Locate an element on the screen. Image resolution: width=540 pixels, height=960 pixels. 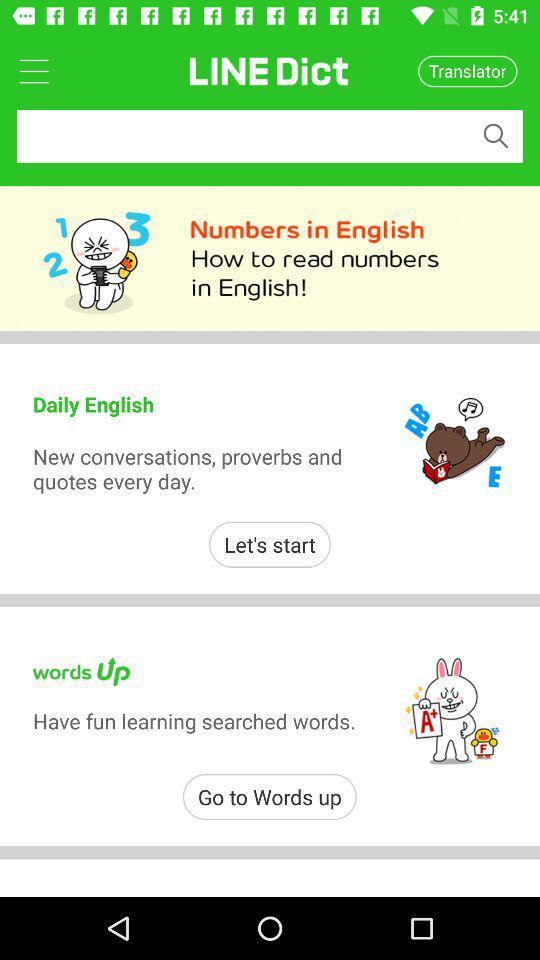
open menu is located at coordinates (33, 70).